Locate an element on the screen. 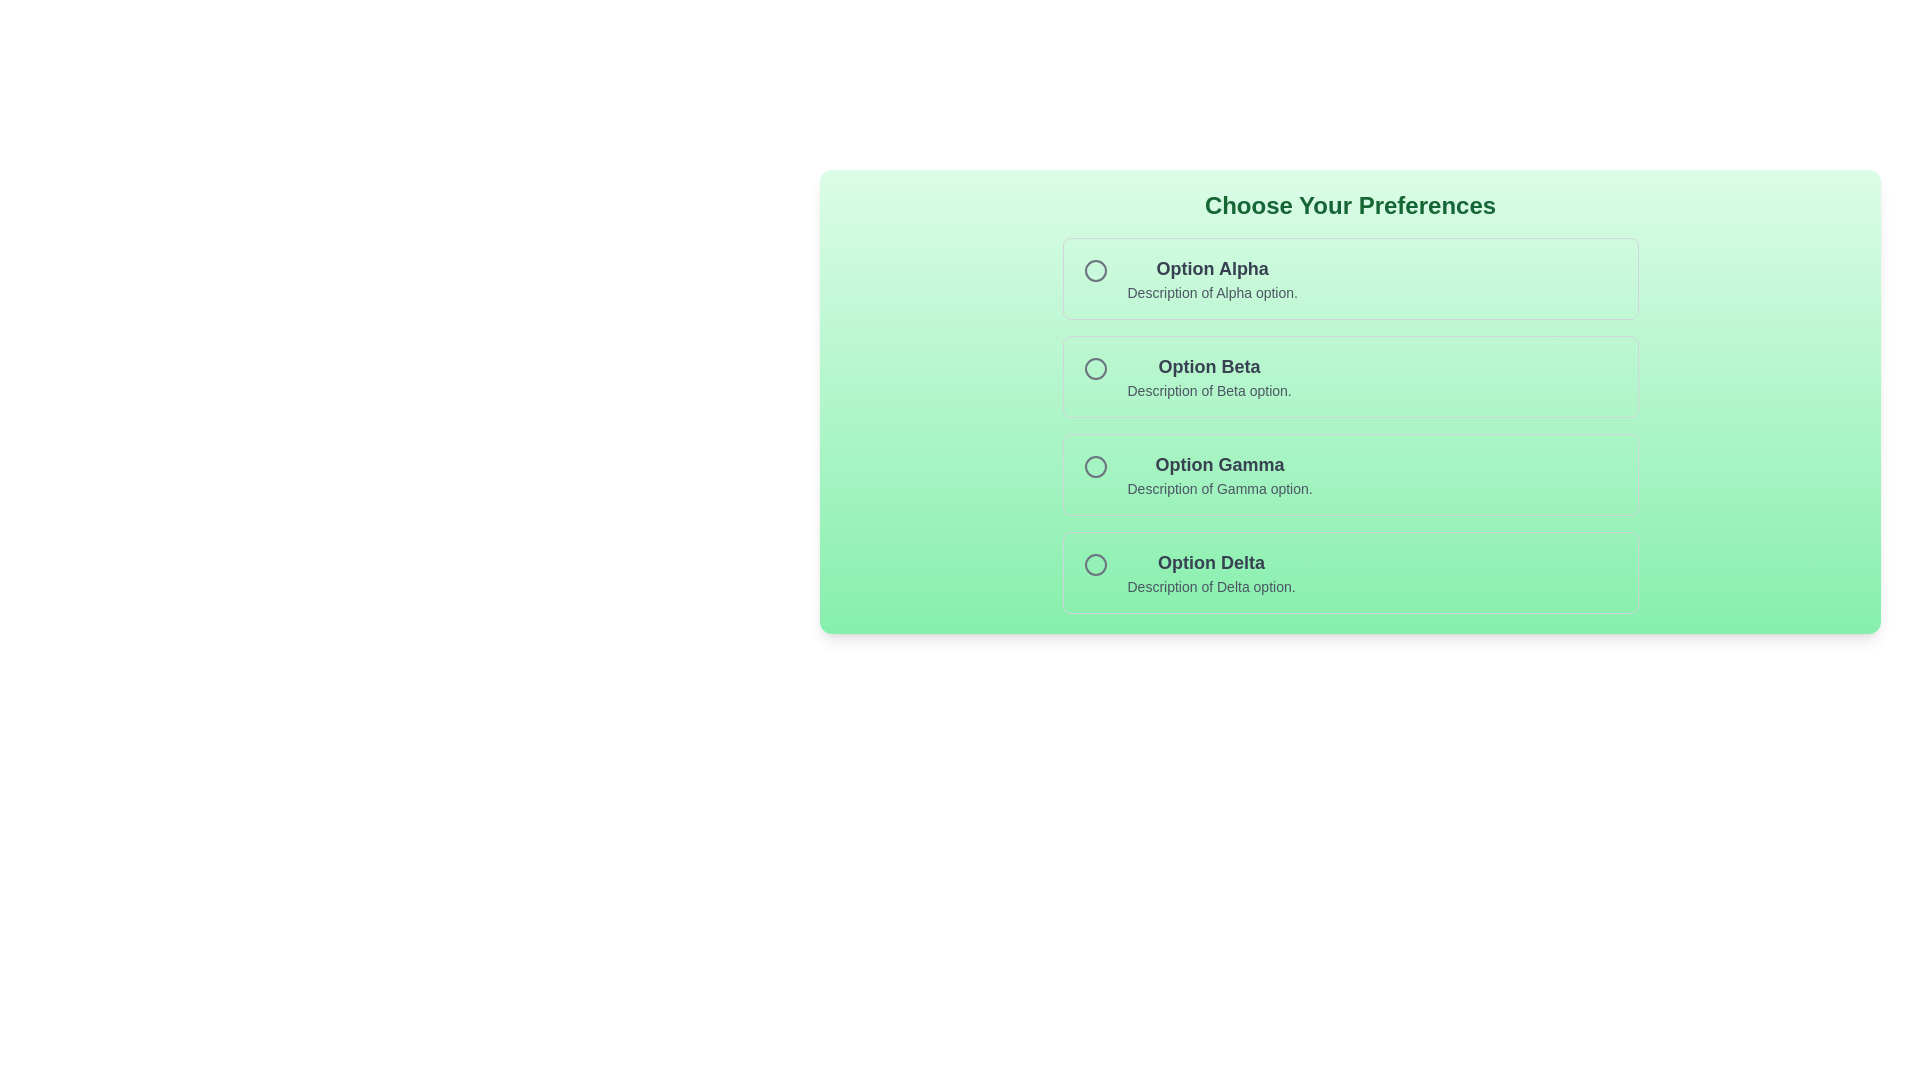 The width and height of the screenshot is (1920, 1080). the circular graphic of the radio button that corresponds to 'Option Gamma', which is the third option in the list is located at coordinates (1094, 466).